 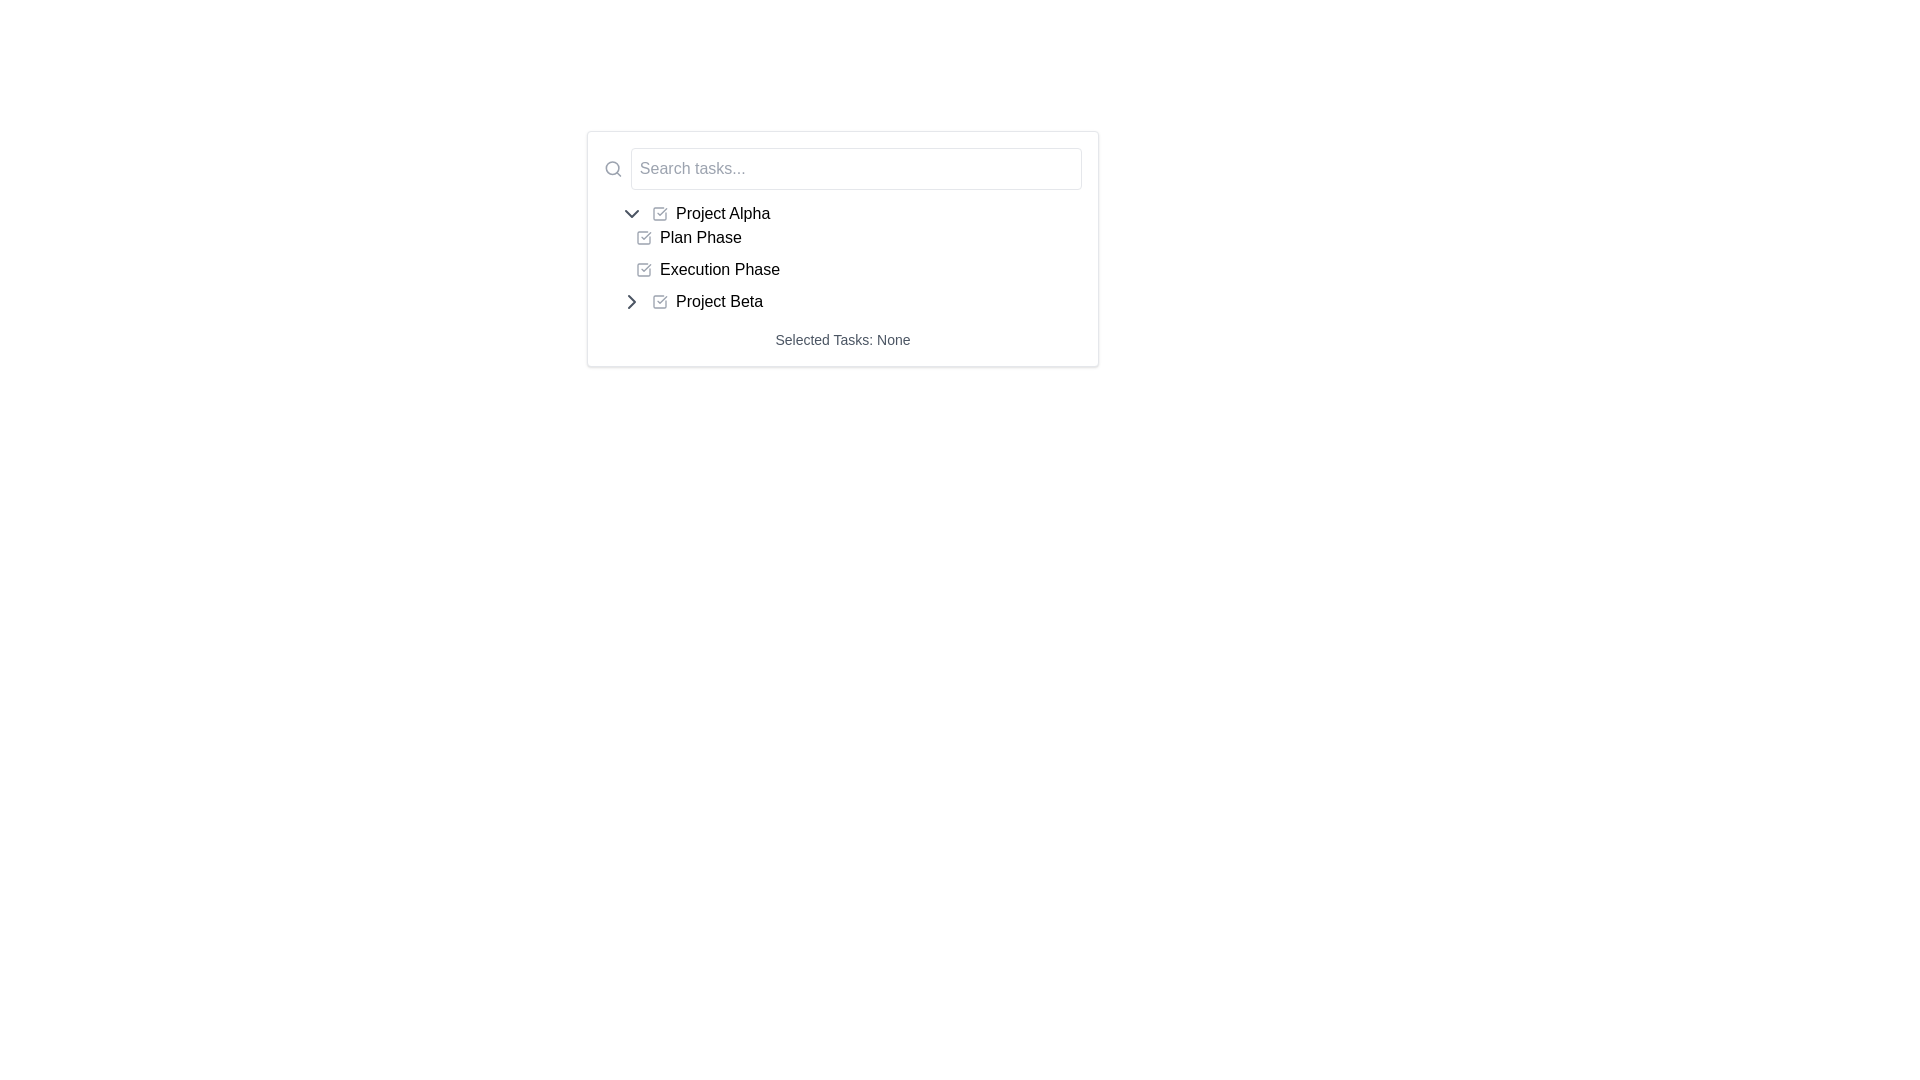 What do you see at coordinates (843, 248) in the screenshot?
I see `the list items within the project management interface` at bounding box center [843, 248].